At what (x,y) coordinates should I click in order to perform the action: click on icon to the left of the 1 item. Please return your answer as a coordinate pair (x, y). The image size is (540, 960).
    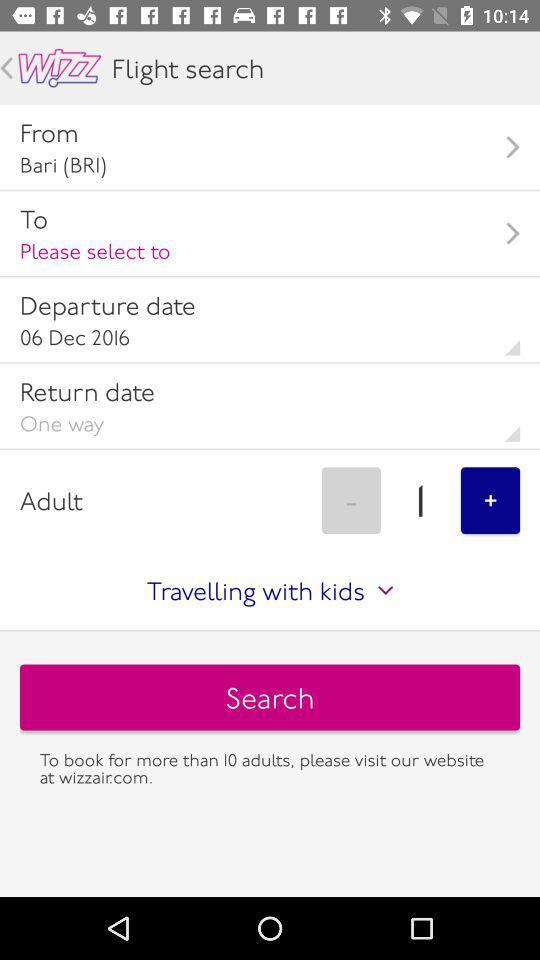
    Looking at the image, I should click on (350, 499).